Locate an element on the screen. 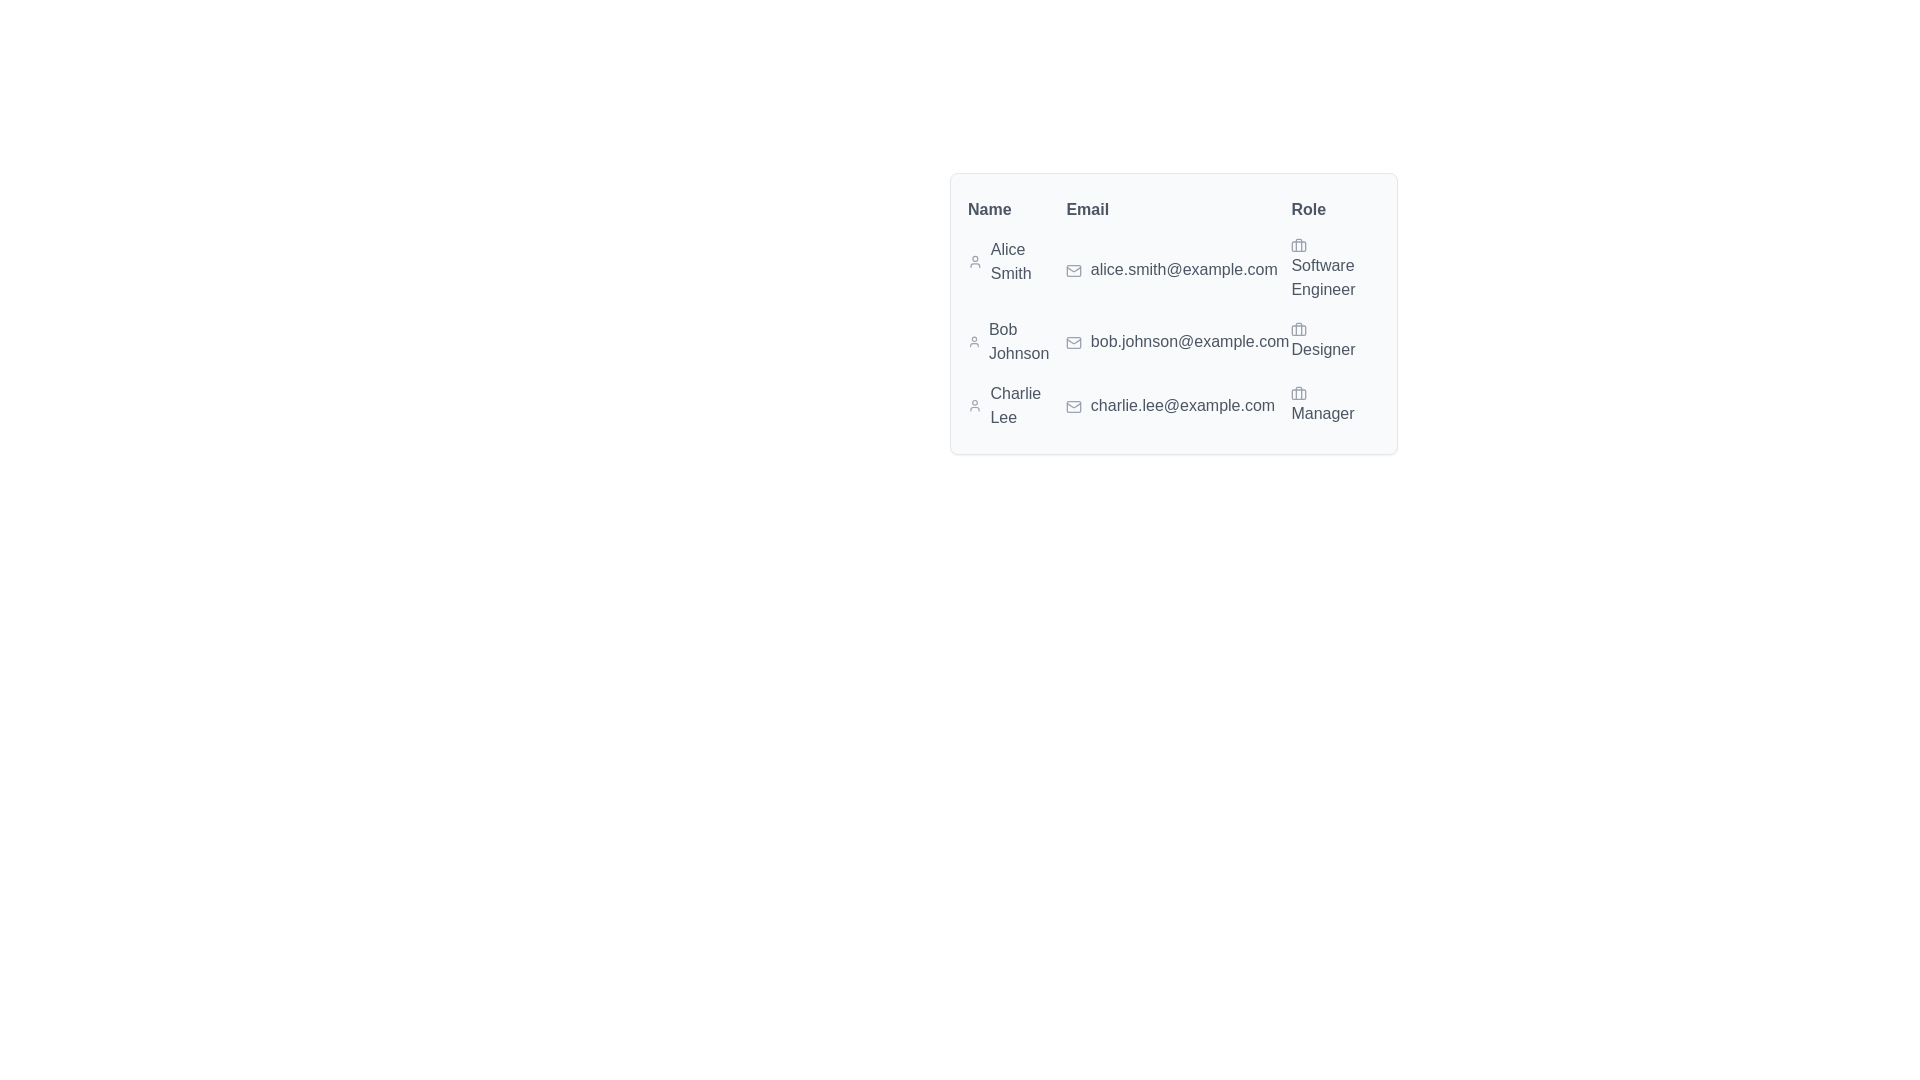  the 'Software Engineer' text and briefcase icon combination in the third column of the first row under the 'Role' column is located at coordinates (1335, 270).